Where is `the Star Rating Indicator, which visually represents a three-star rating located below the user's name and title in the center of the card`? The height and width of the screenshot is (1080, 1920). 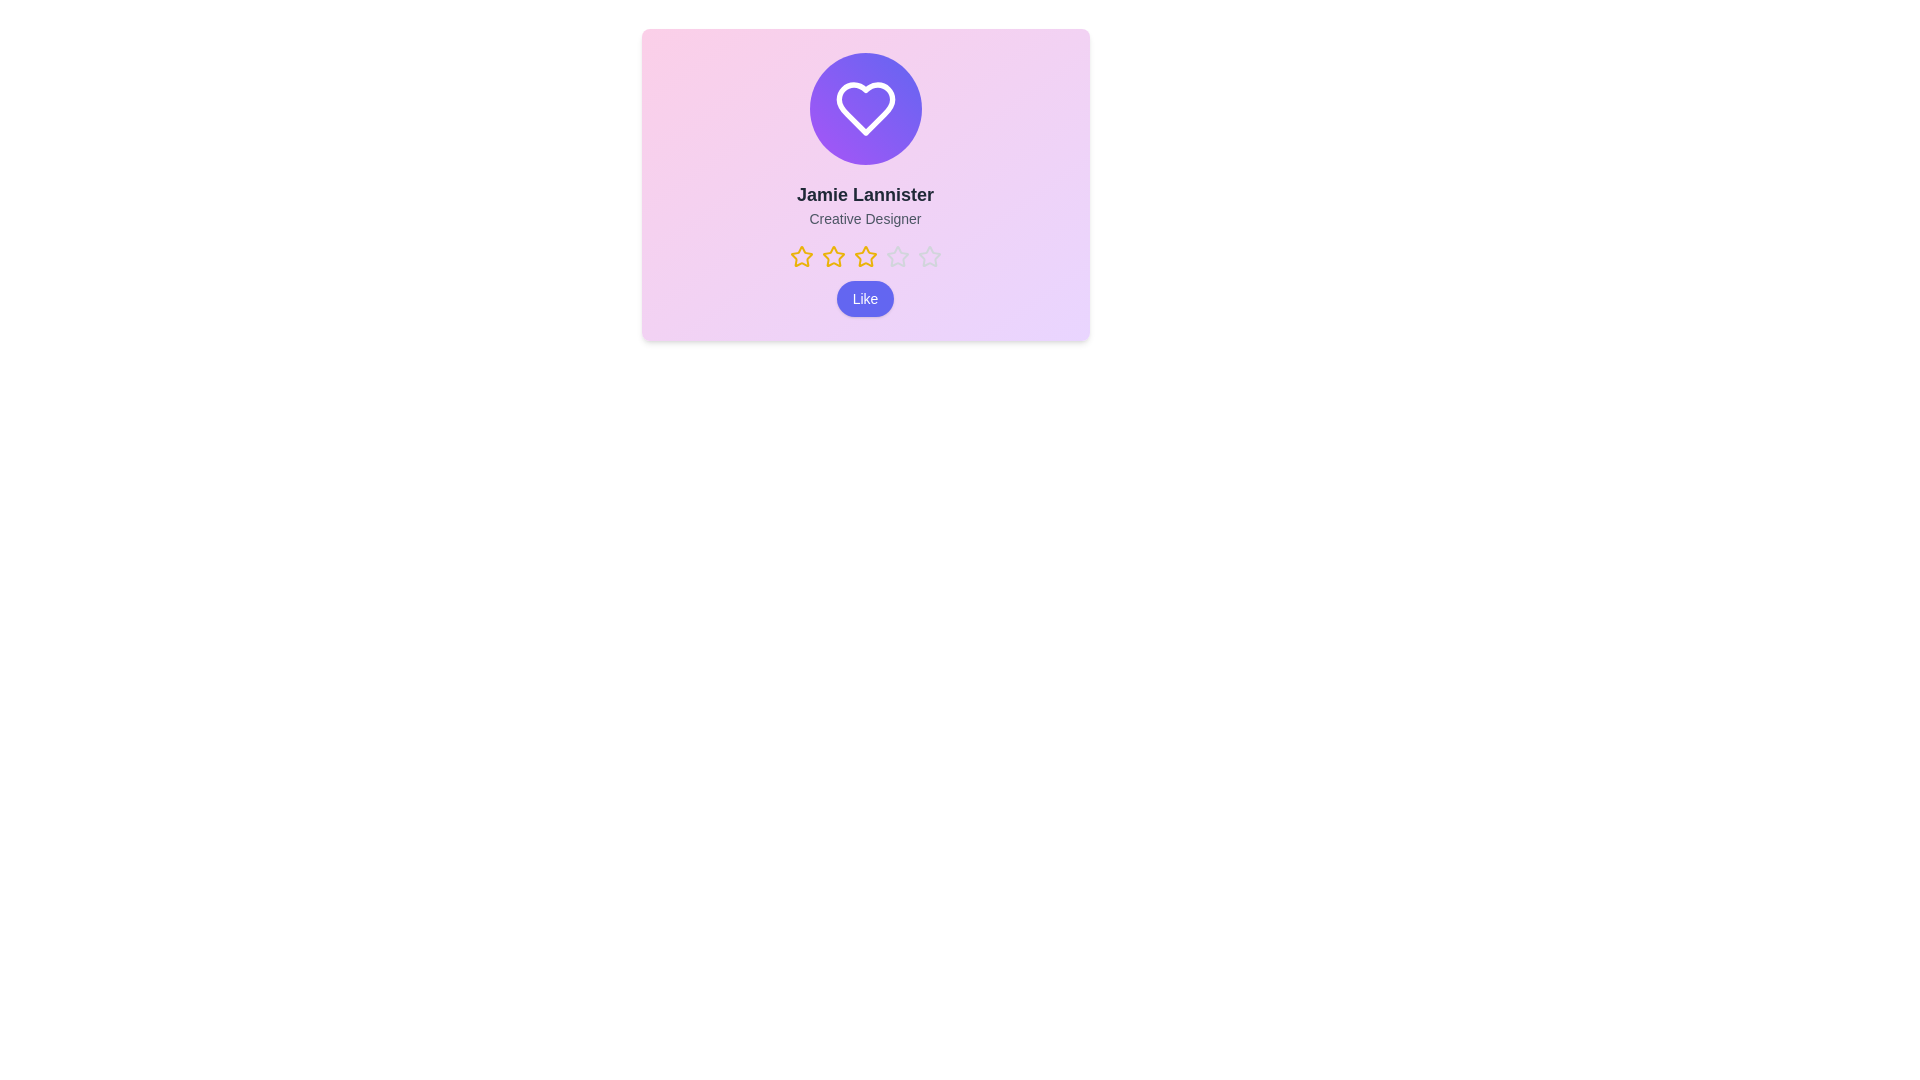 the Star Rating Indicator, which visually represents a three-star rating located below the user's name and title in the center of the card is located at coordinates (865, 256).